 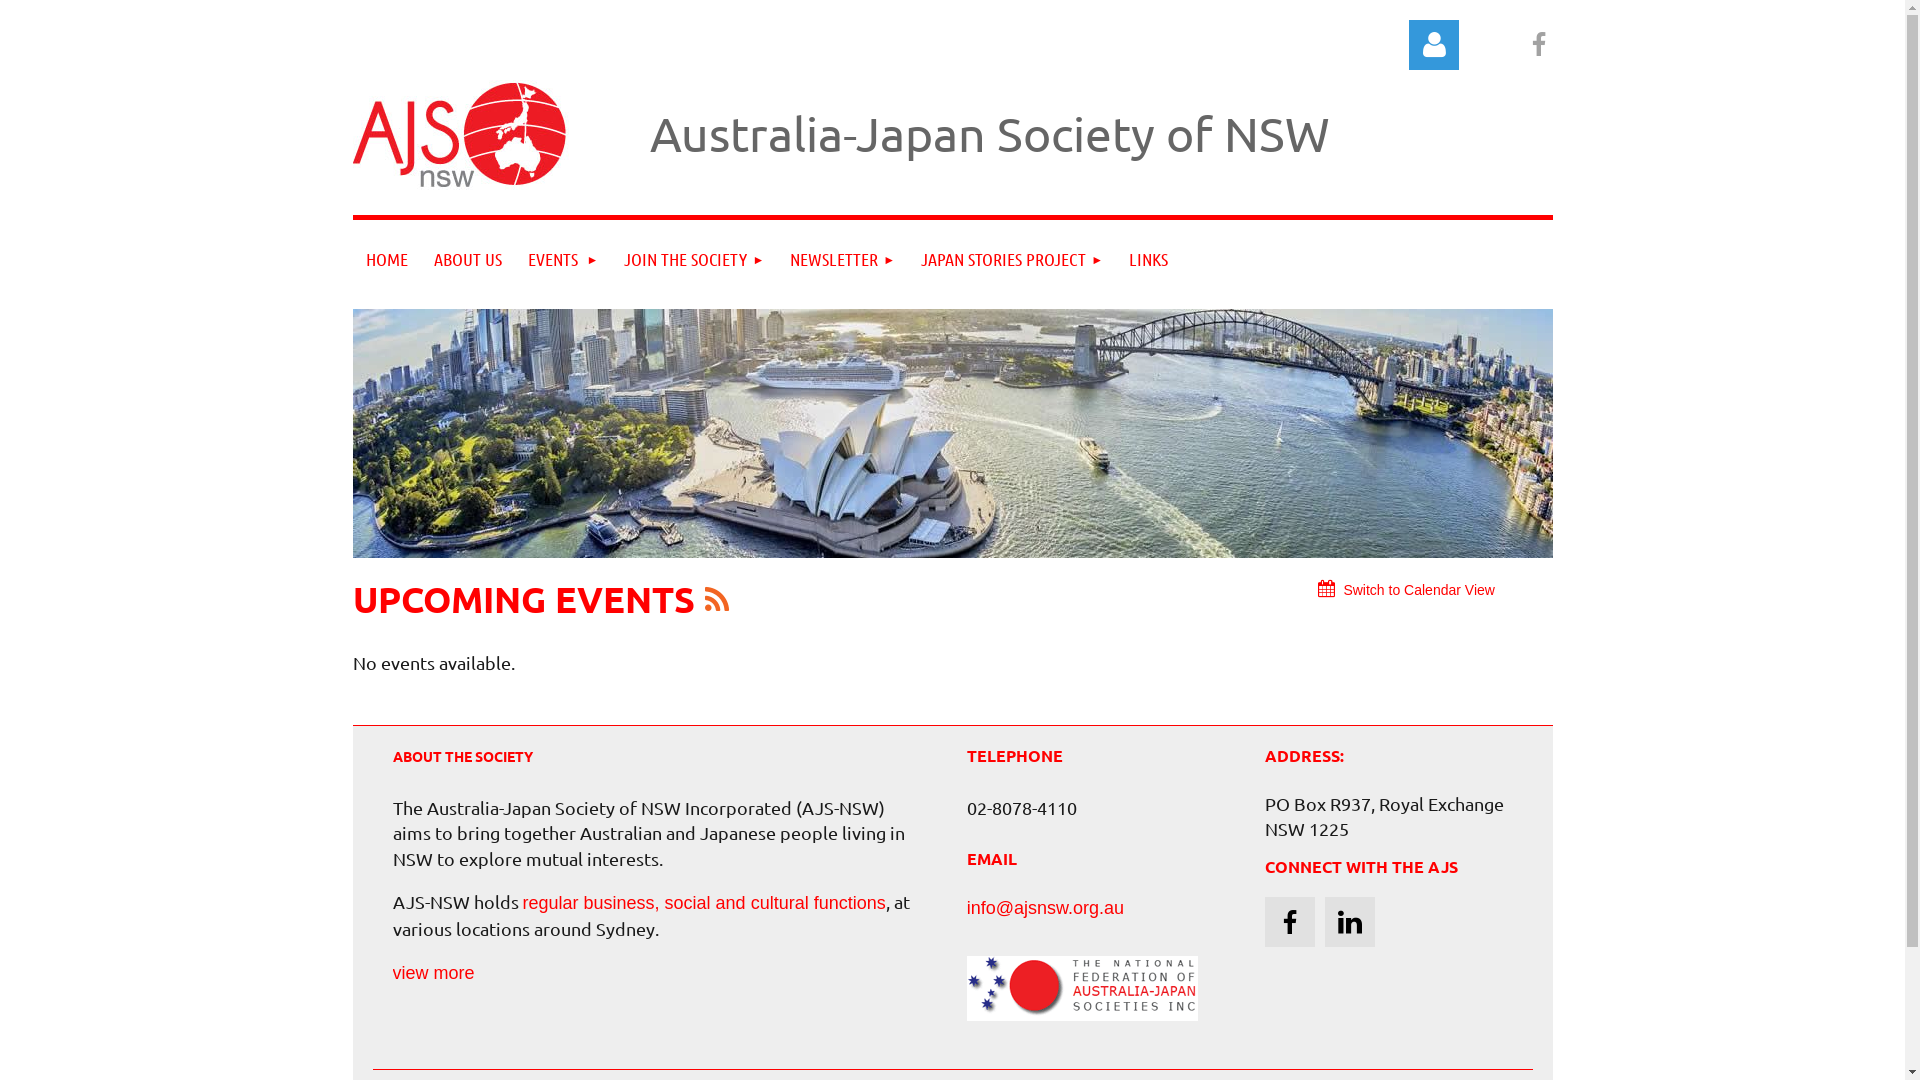 I want to click on 'Log in', so click(x=1433, y=45).